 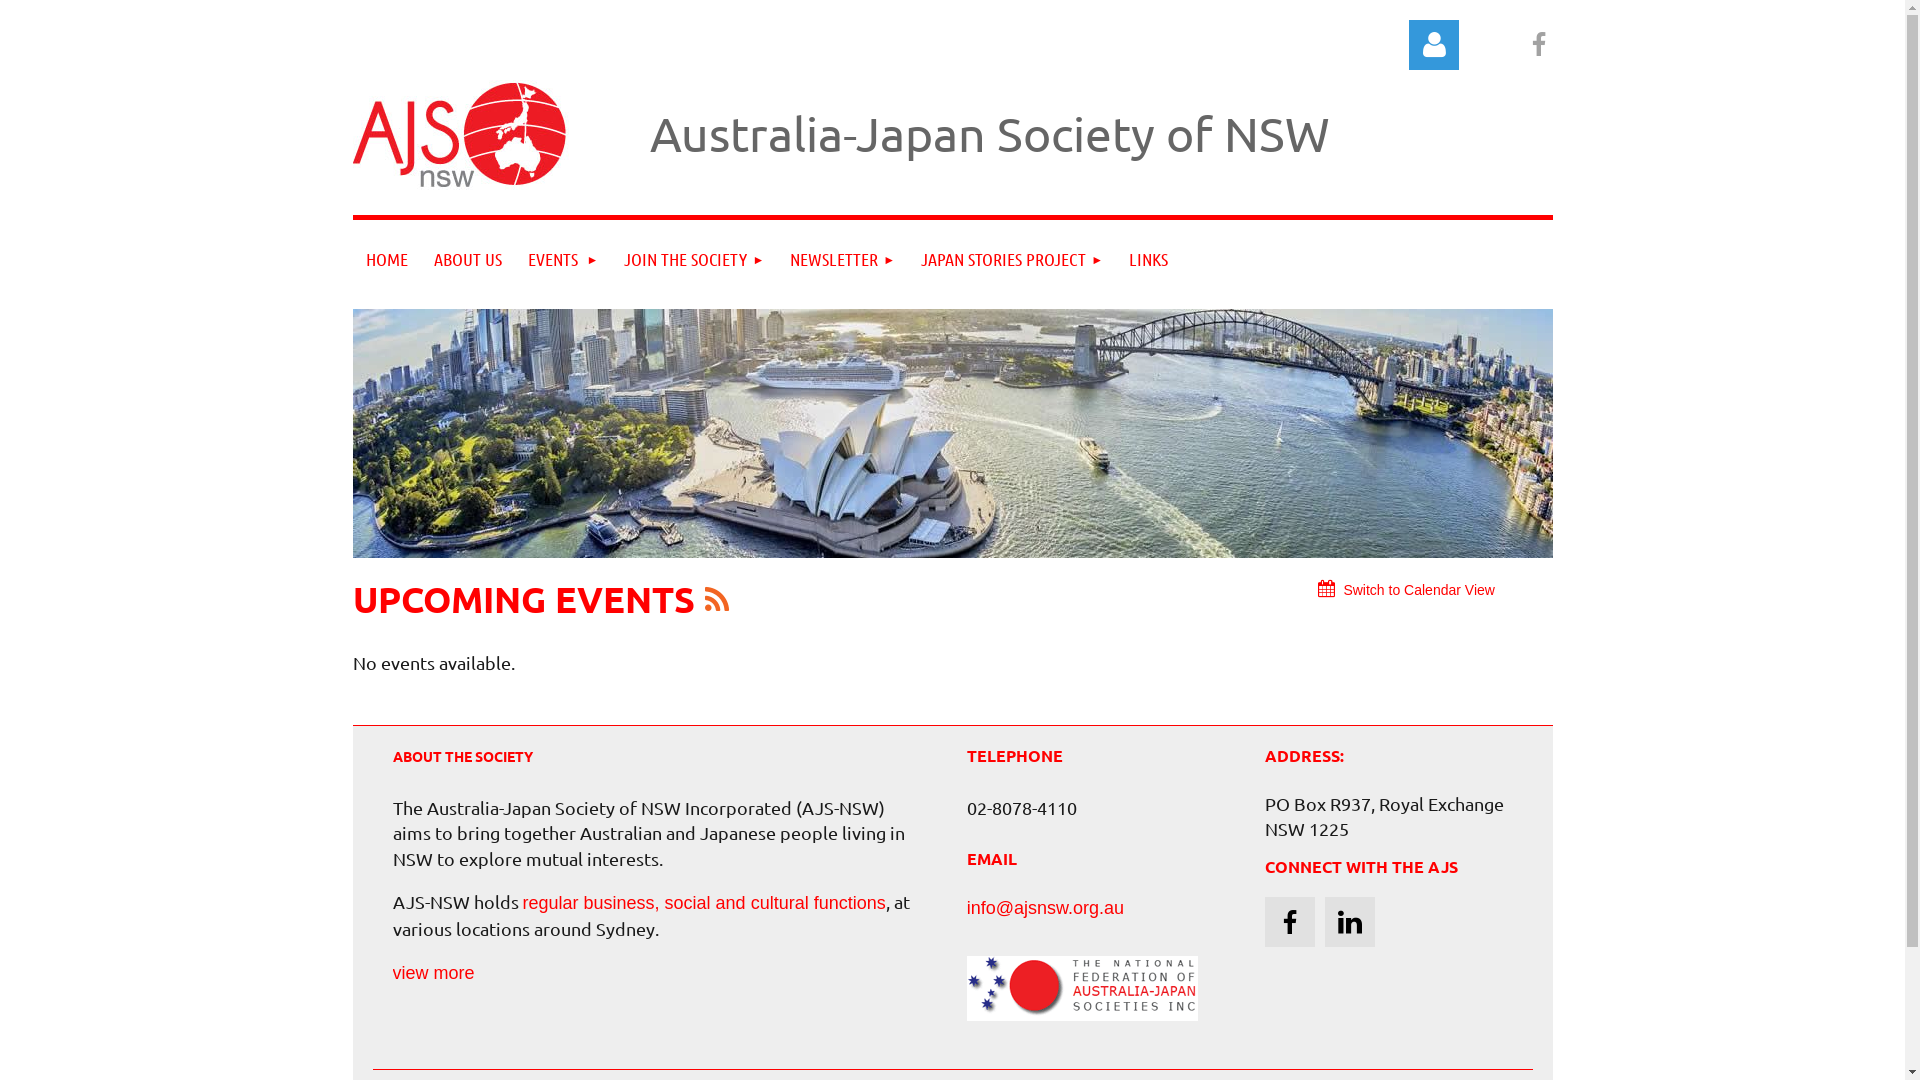 I want to click on 'Log in', so click(x=1433, y=45).